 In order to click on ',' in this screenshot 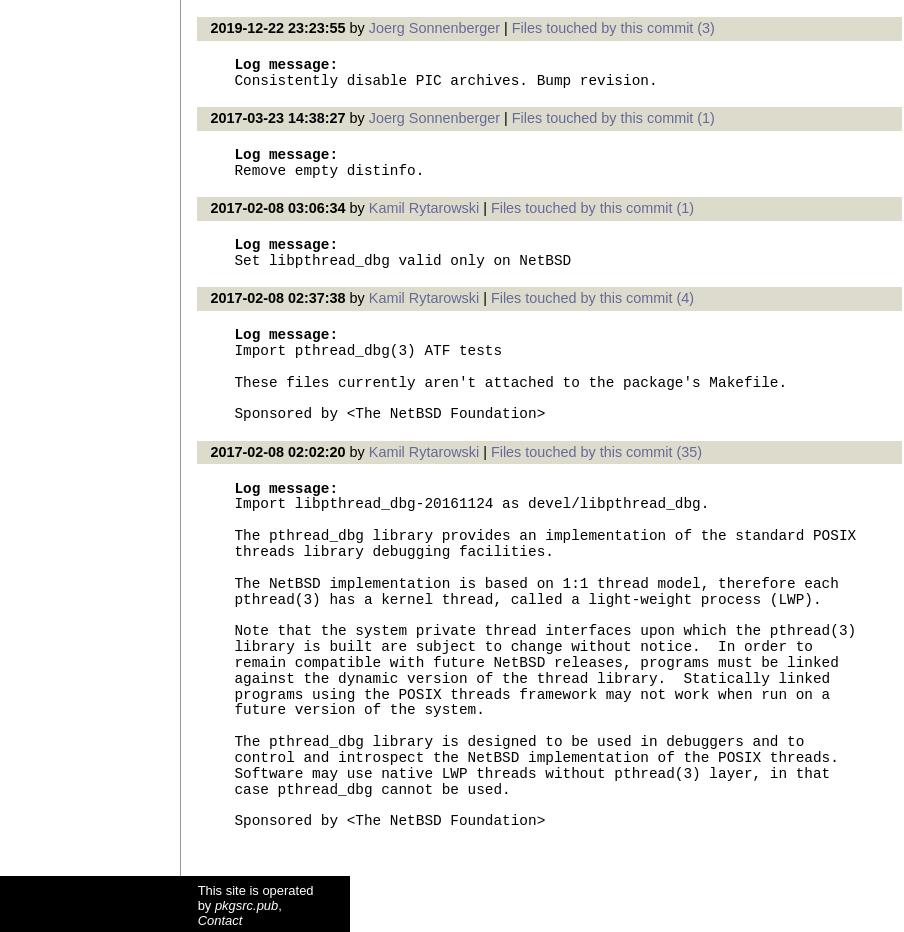, I will do `click(278, 904)`.